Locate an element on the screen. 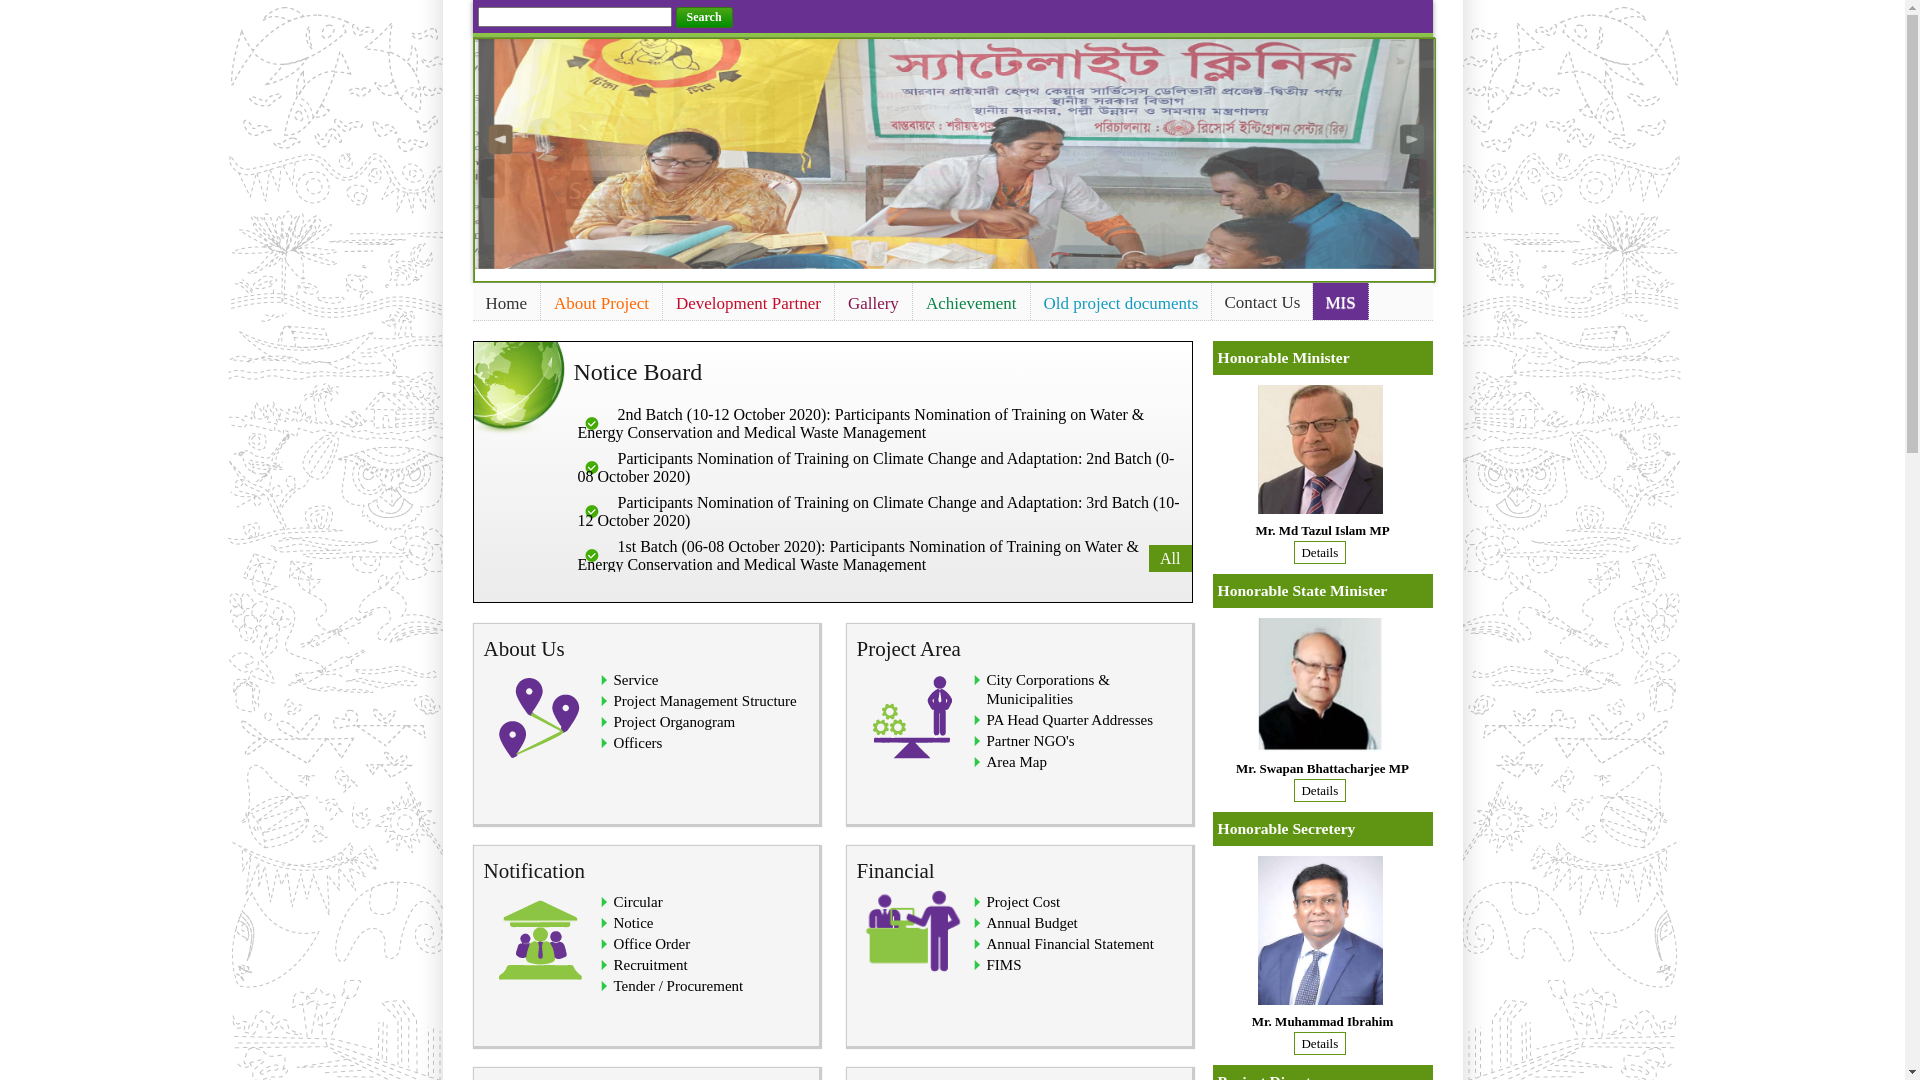  'Area Map' is located at coordinates (985, 762).